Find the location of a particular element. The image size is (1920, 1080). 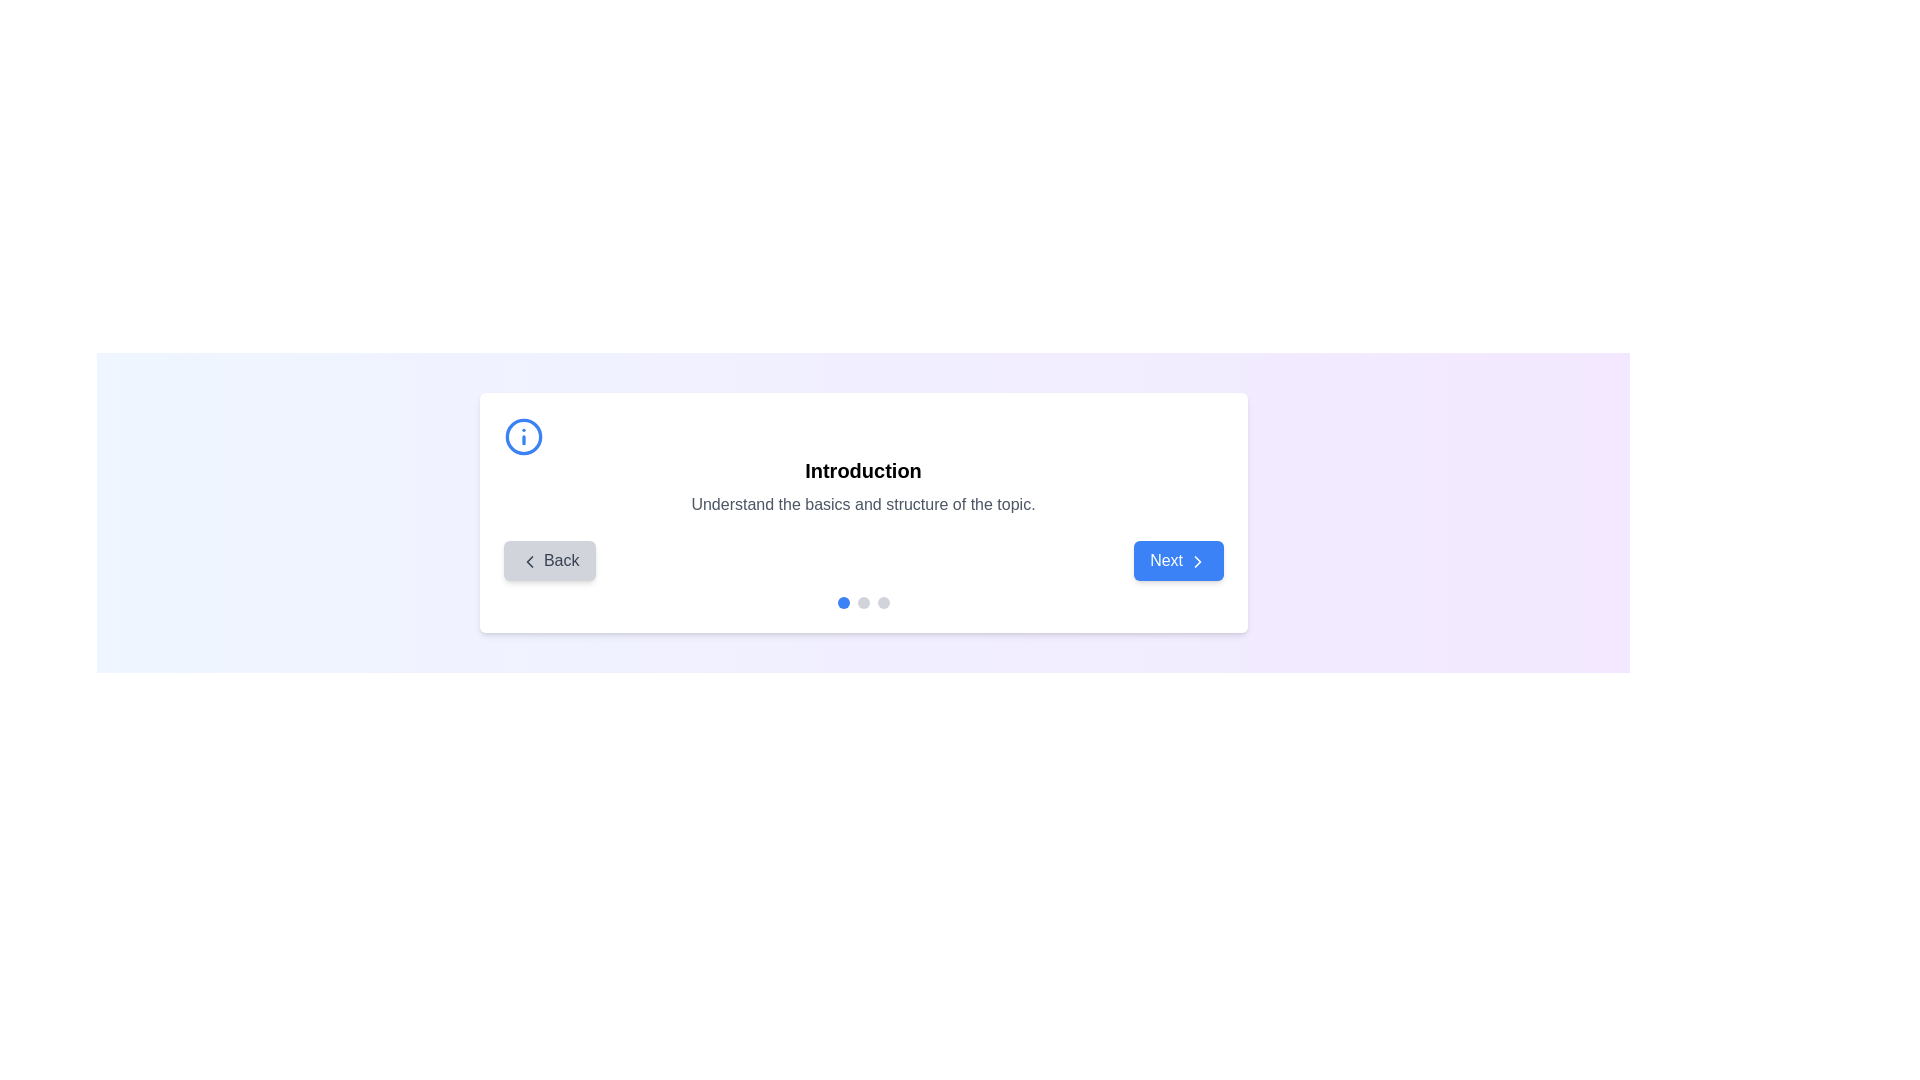

the 'Back' button icon, which indicates a 'go back' or 'previous step' action, located in the bottom left corner of the card-style section is located at coordinates (529, 561).